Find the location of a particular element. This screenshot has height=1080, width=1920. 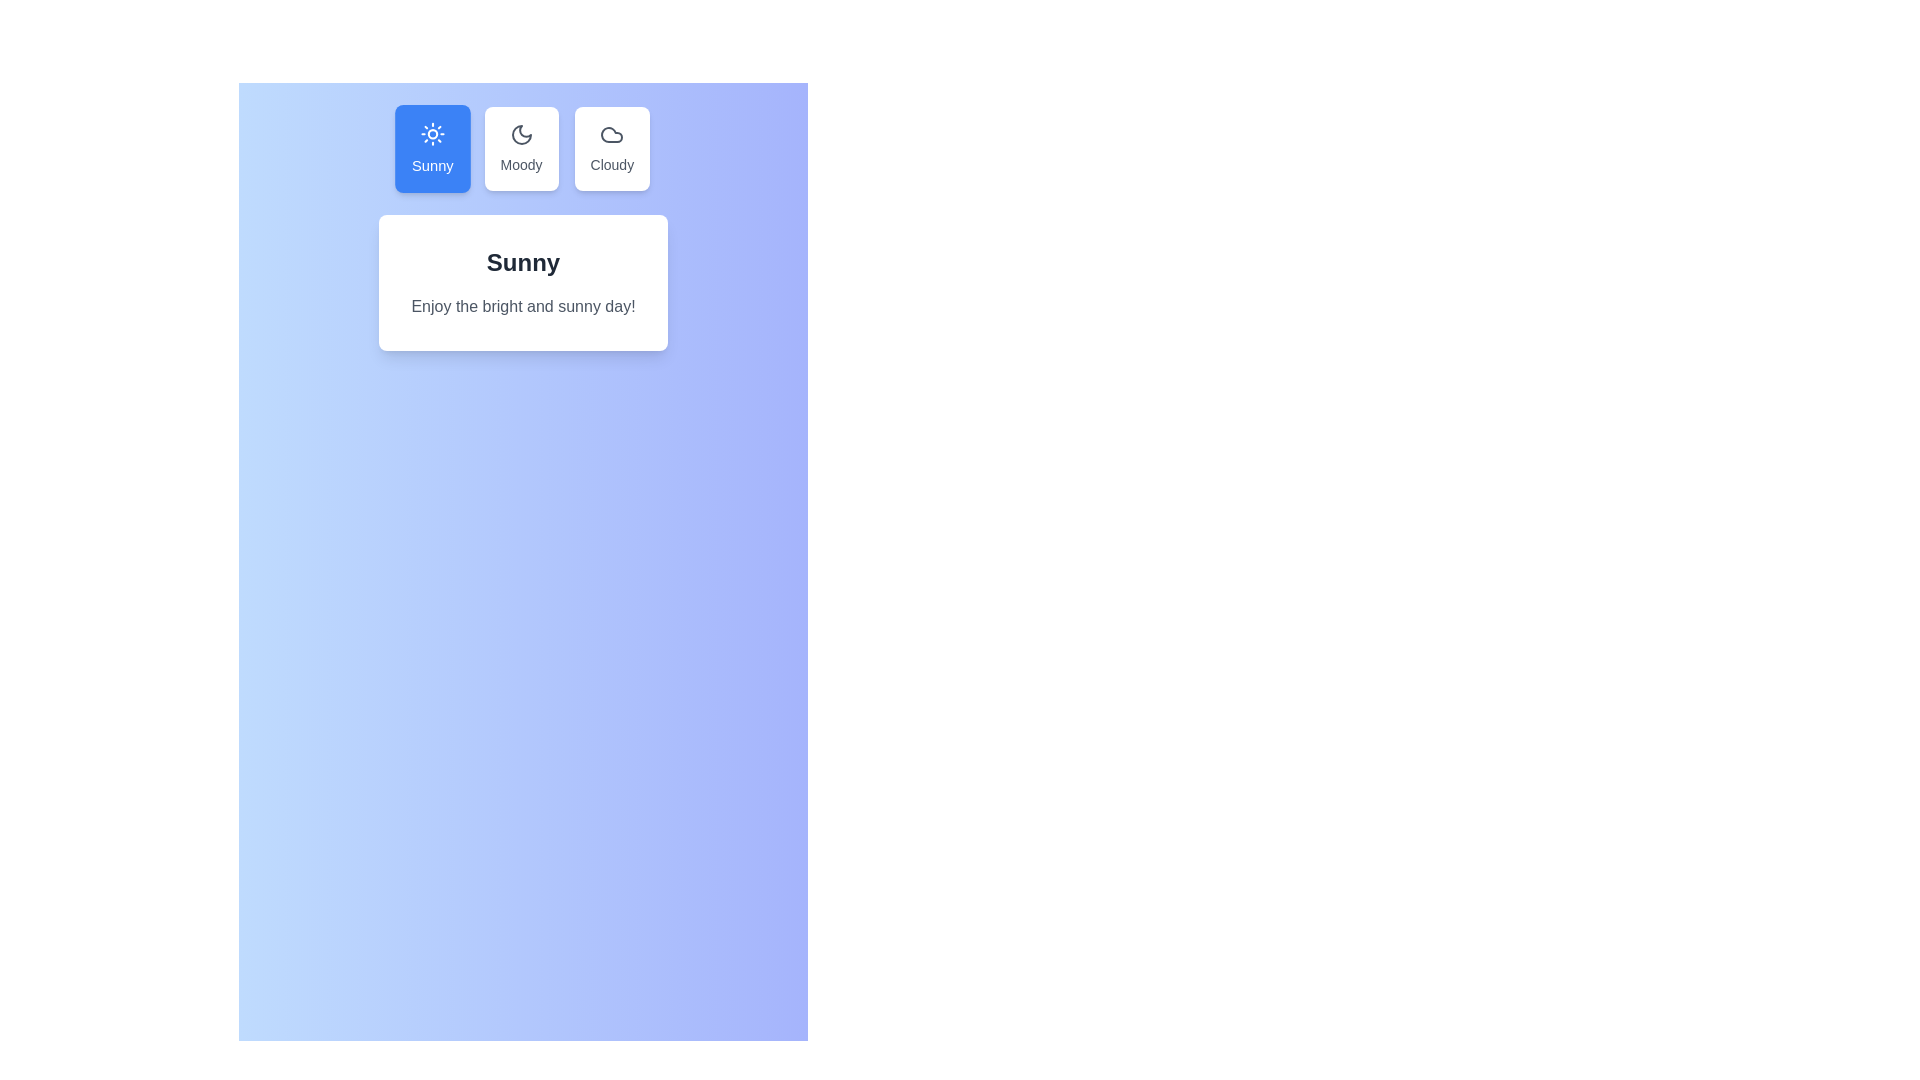

the Cloudy tab in the WeatherTabs component is located at coordinates (610, 148).